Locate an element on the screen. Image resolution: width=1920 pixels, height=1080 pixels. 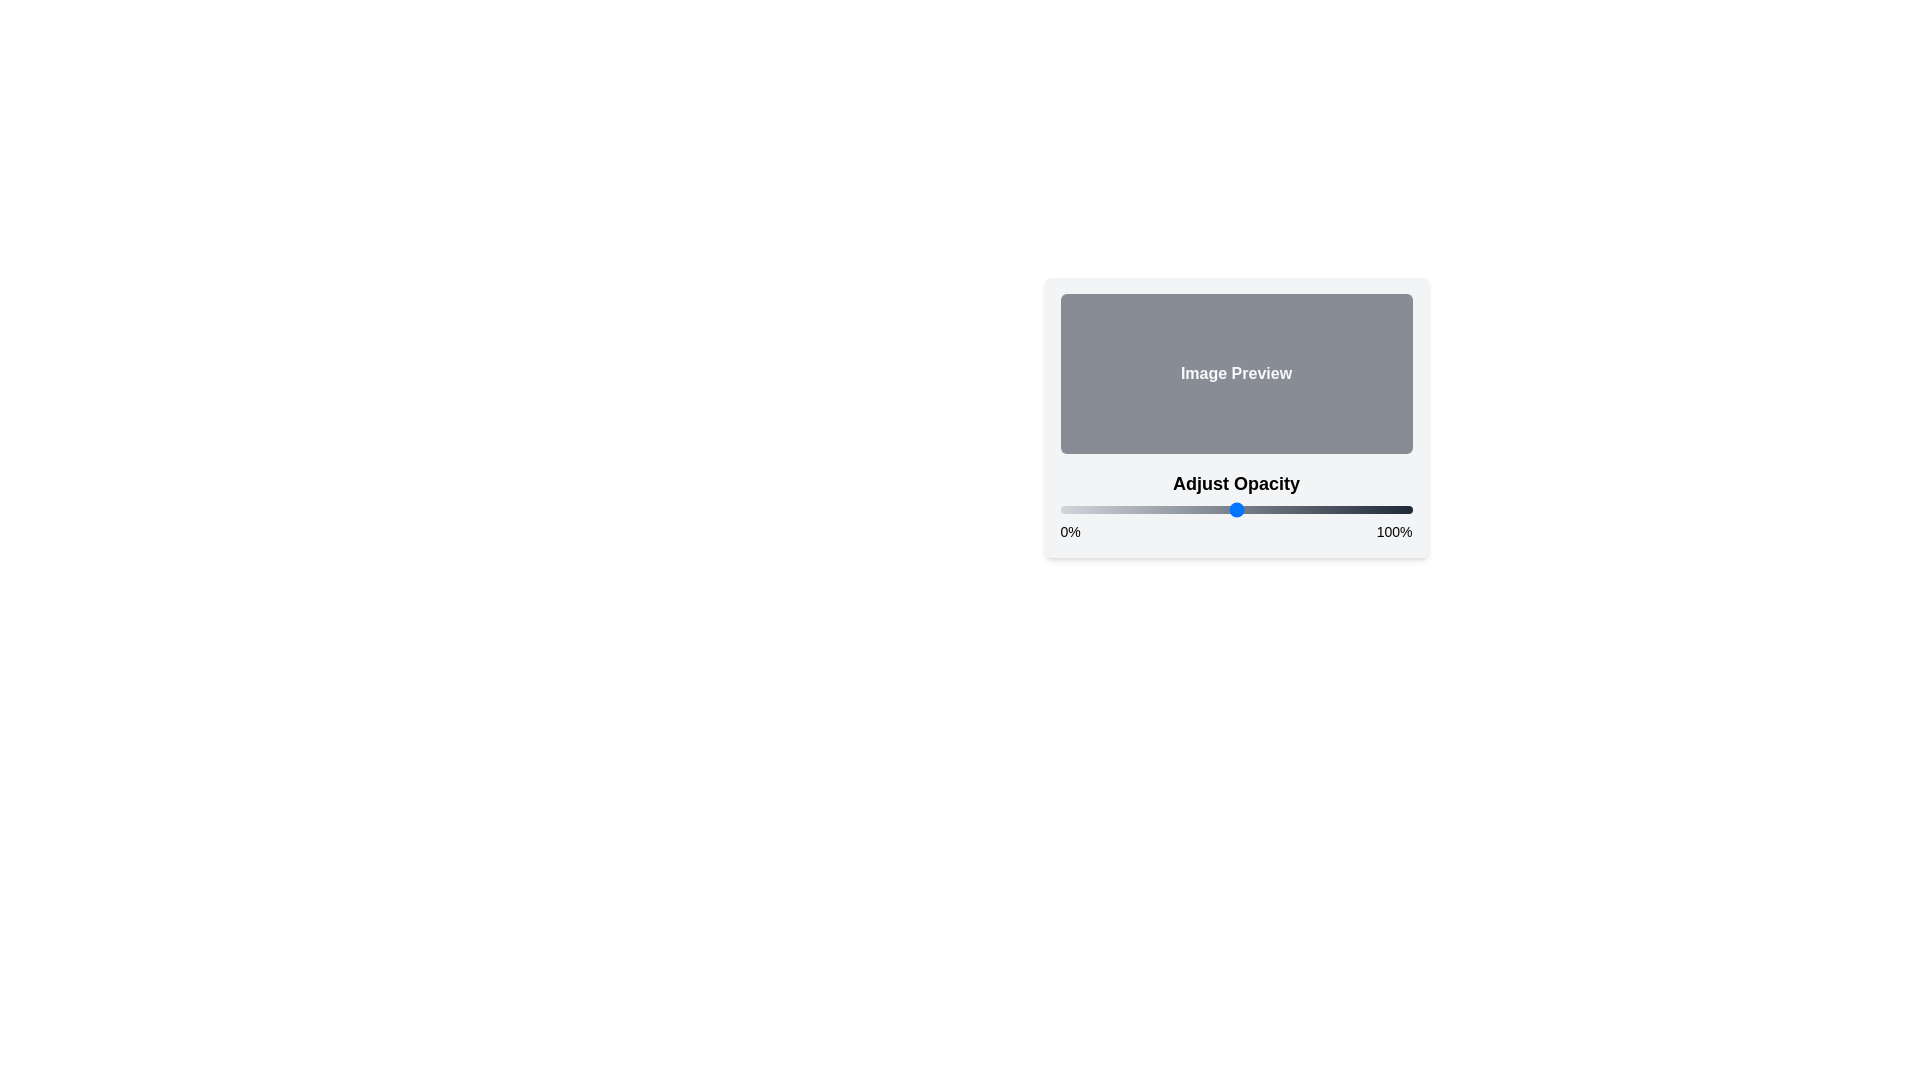
the opacity is located at coordinates (1235, 508).